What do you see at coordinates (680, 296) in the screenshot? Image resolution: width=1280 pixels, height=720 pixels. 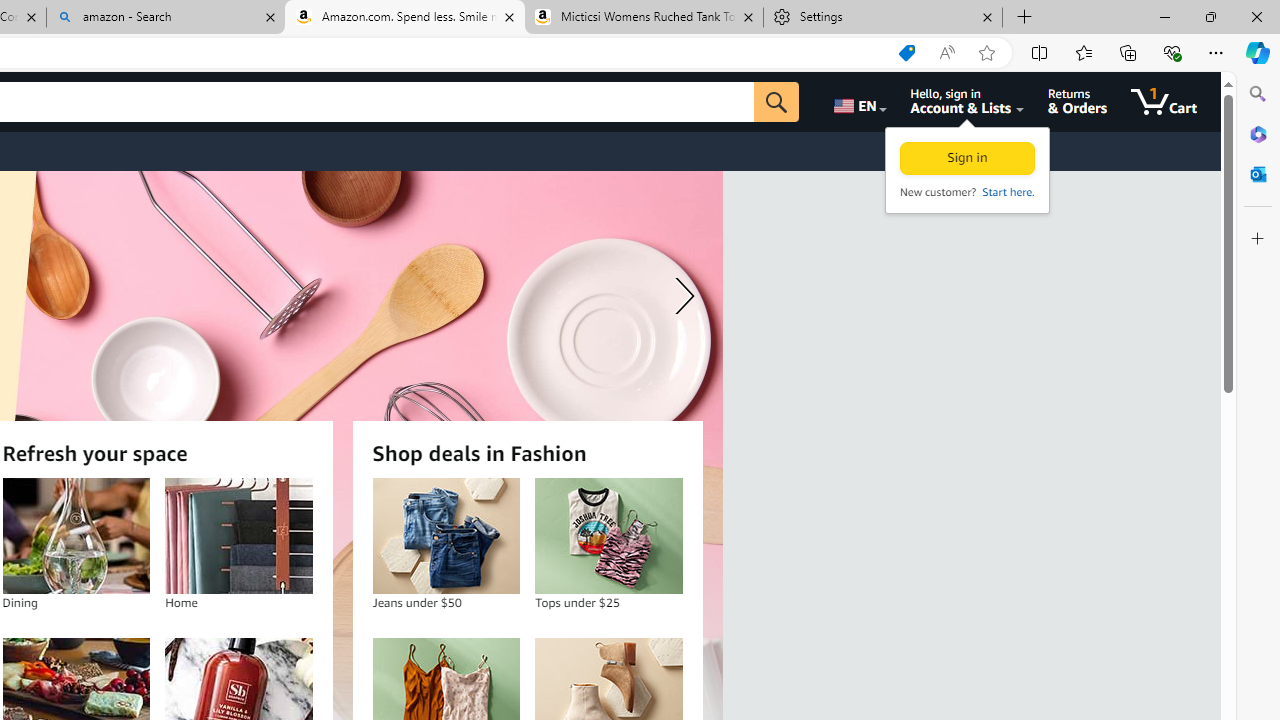 I see `'Next slide'` at bounding box center [680, 296].